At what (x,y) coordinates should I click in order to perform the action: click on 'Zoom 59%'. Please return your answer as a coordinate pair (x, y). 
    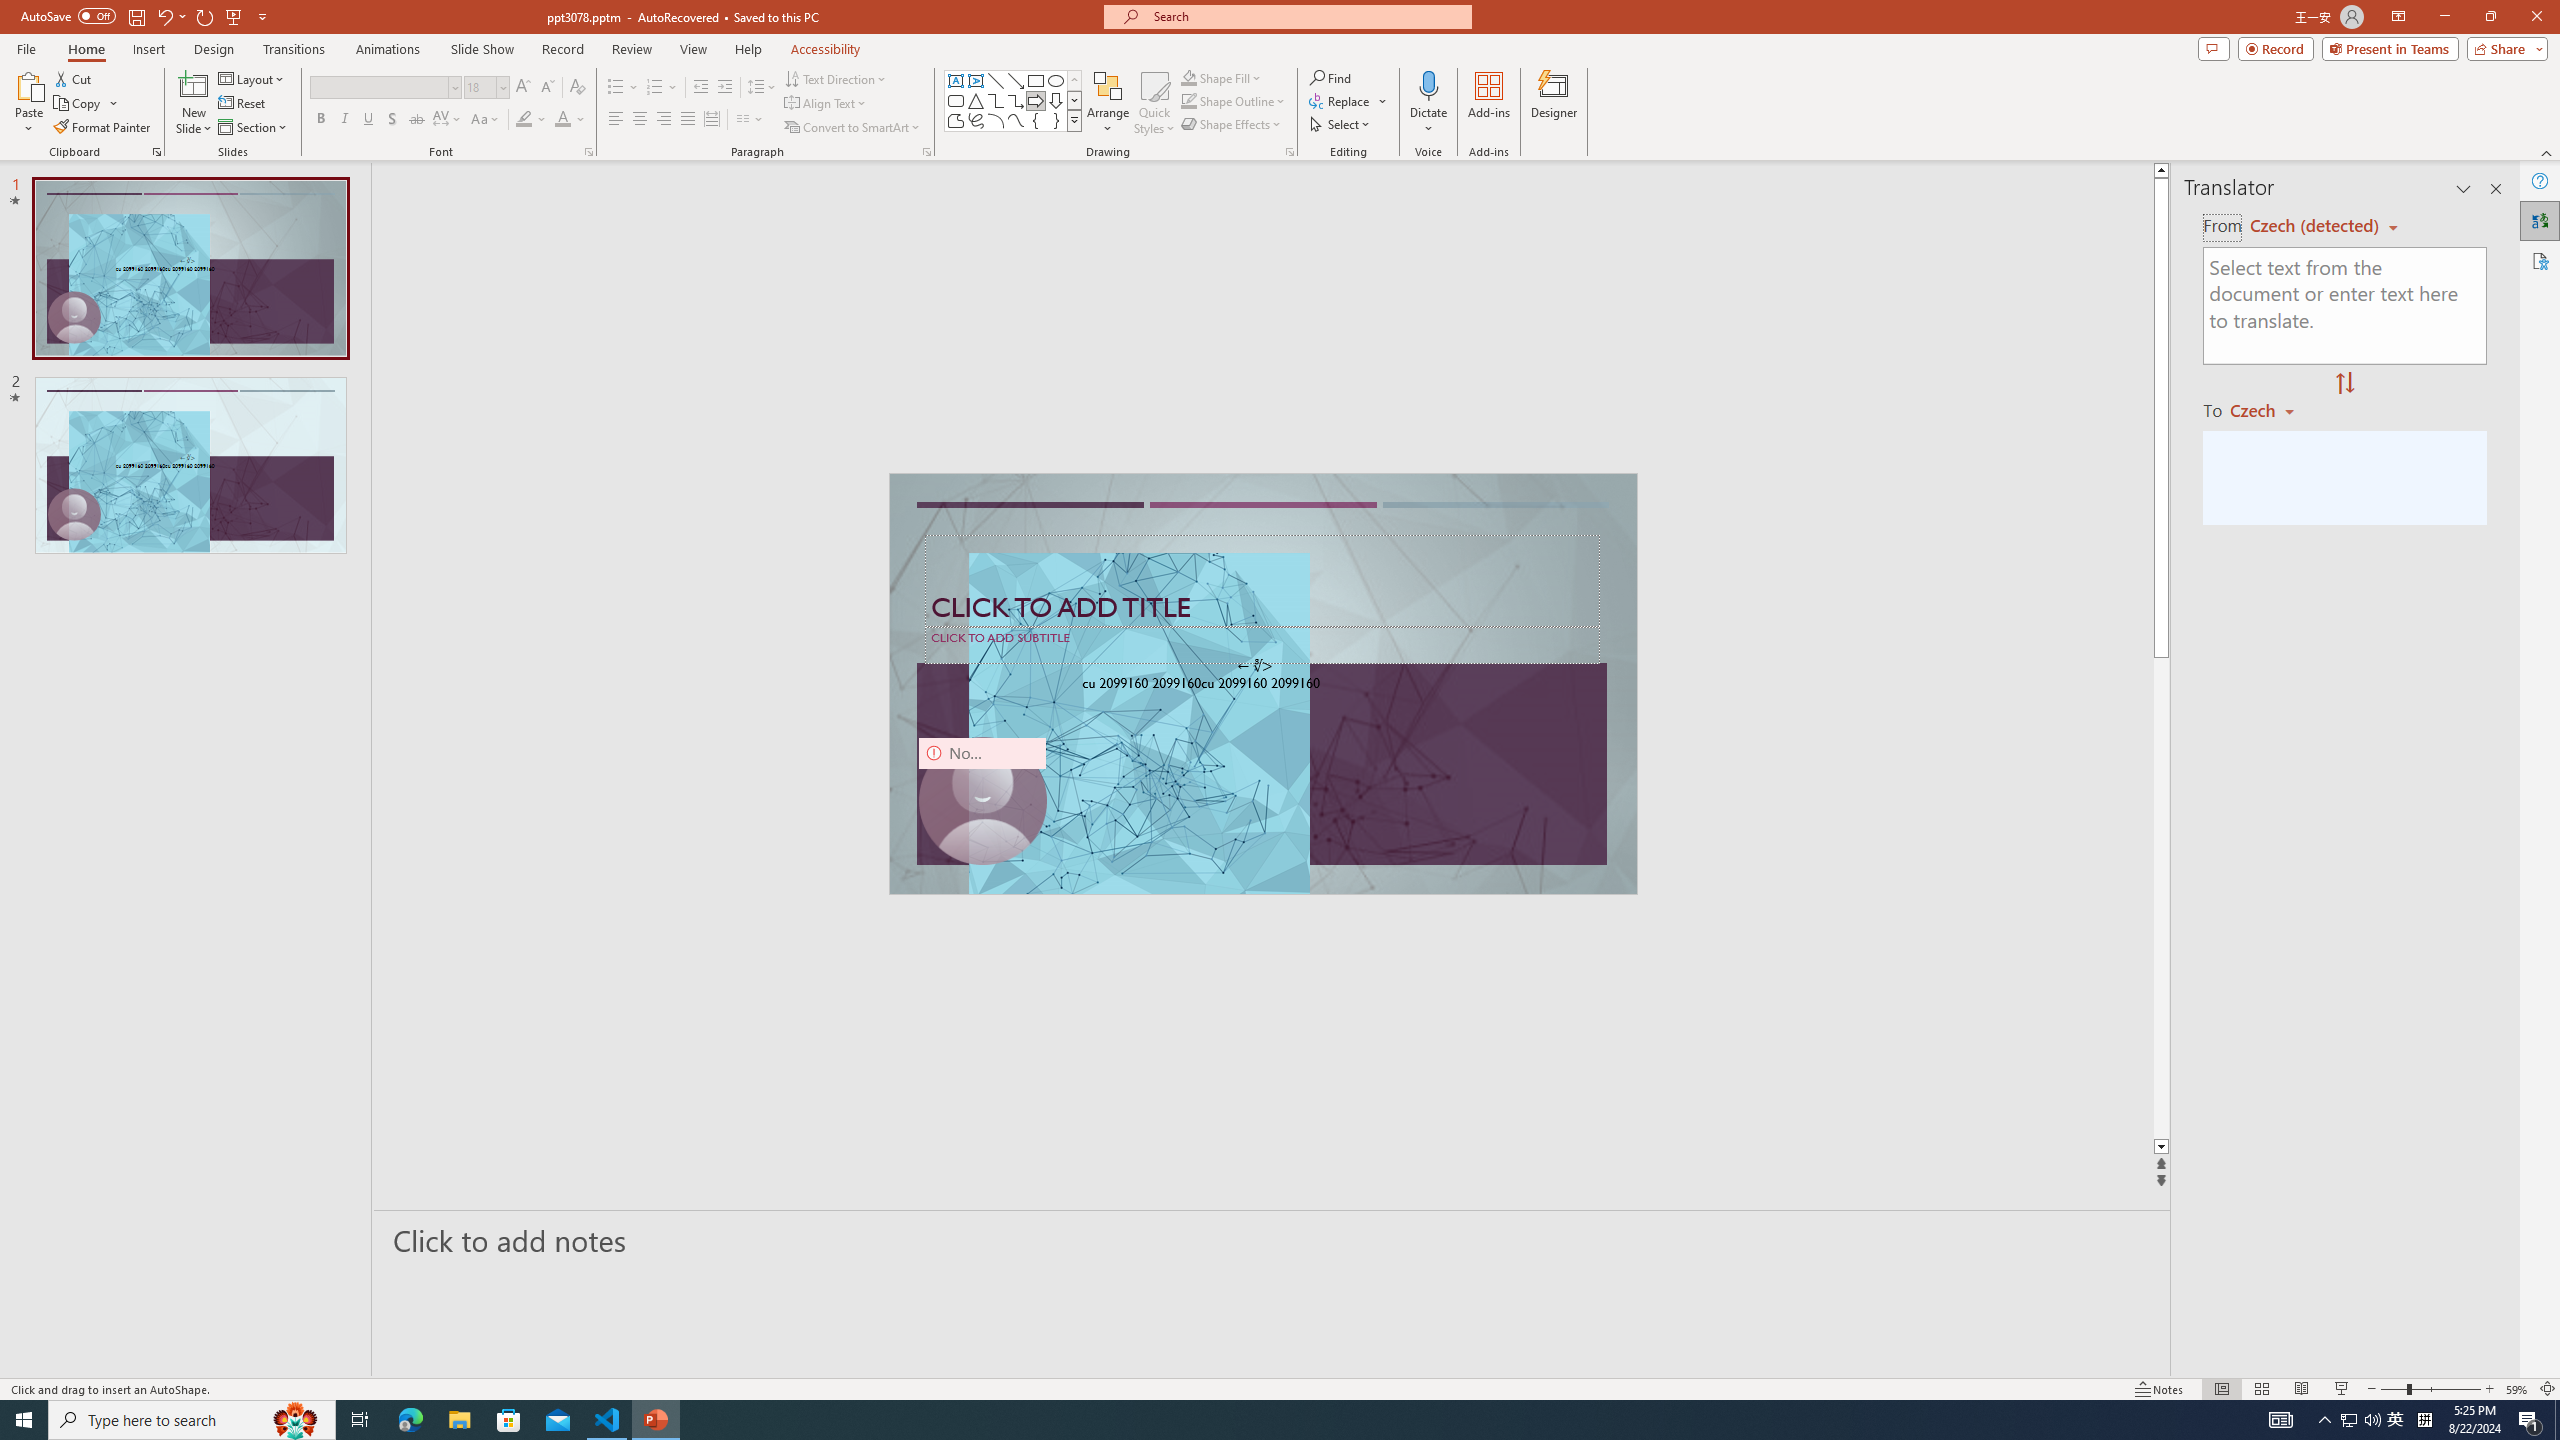
    Looking at the image, I should click on (2516, 1389).